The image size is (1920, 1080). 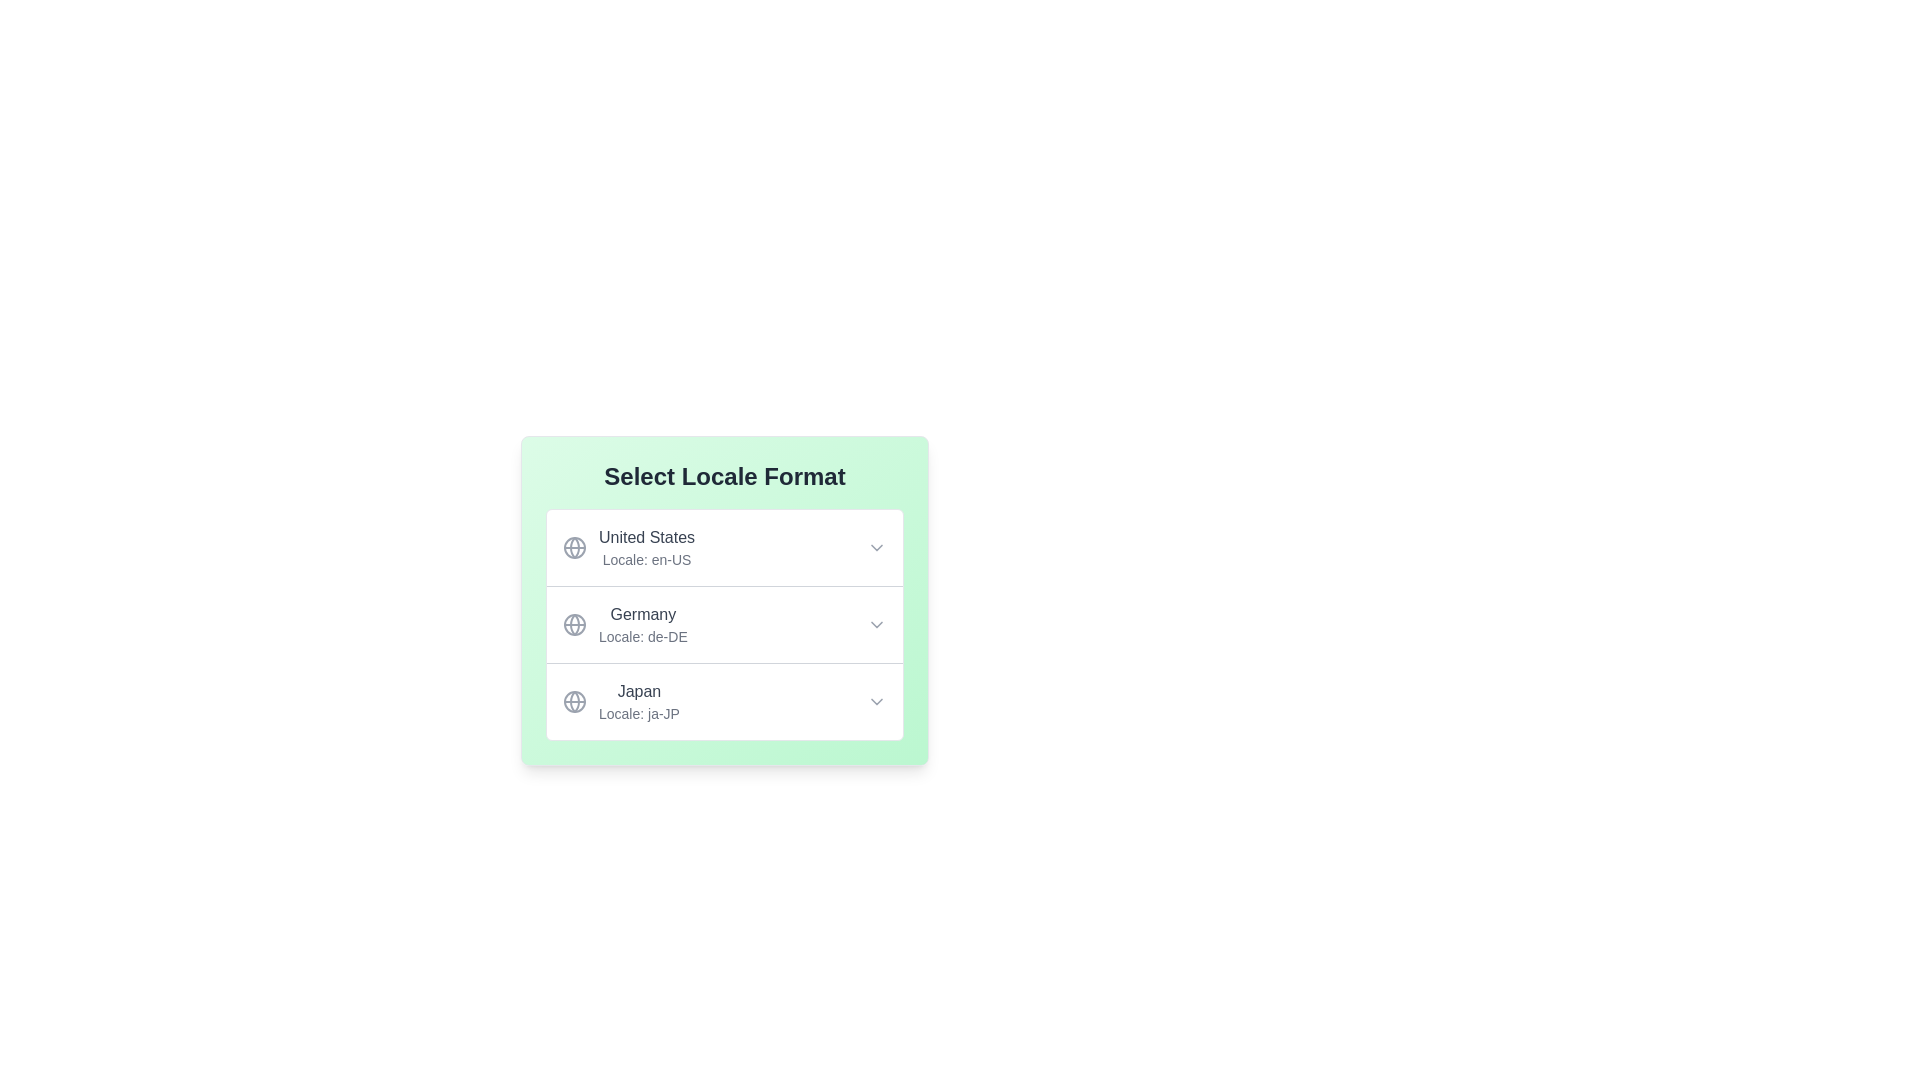 What do you see at coordinates (877, 701) in the screenshot?
I see `the dropdown indicator icon (chevron down) located at the far right end of the 'Japan' locale option` at bounding box center [877, 701].